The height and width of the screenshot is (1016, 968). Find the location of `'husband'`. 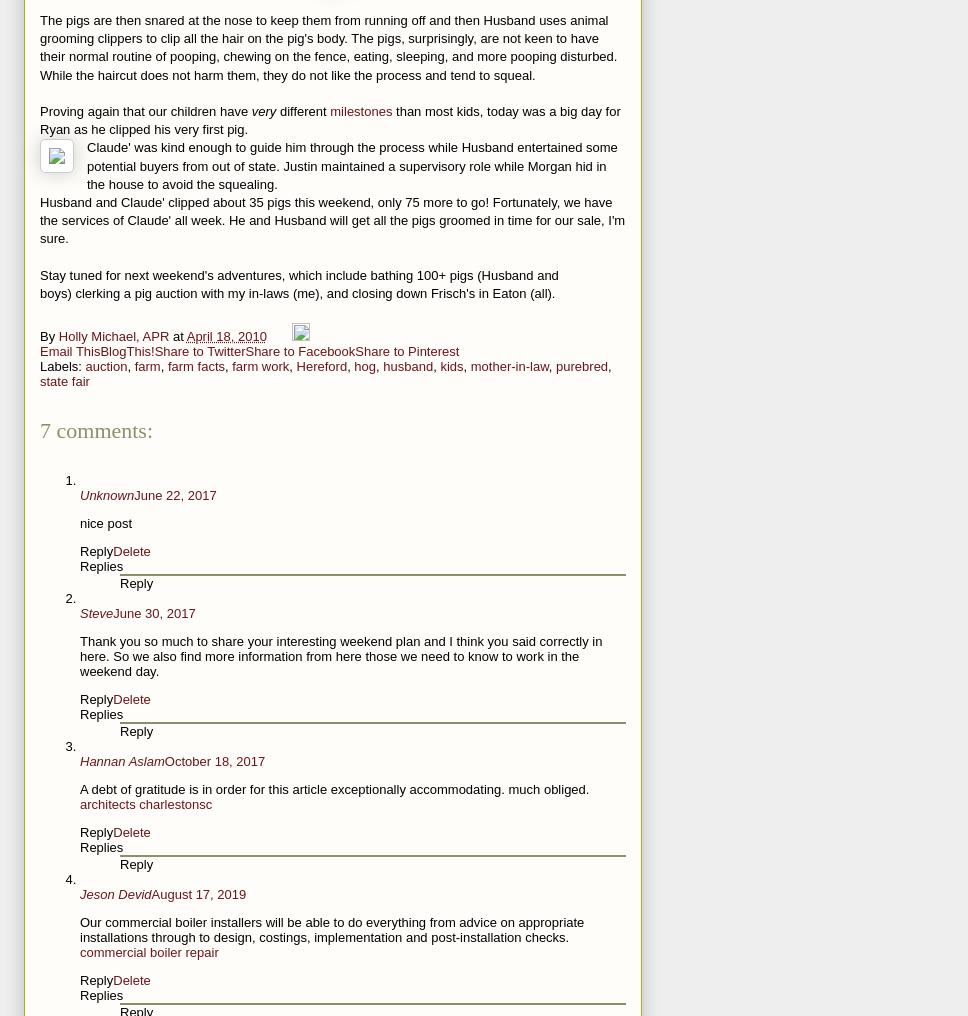

'husband' is located at coordinates (408, 365).